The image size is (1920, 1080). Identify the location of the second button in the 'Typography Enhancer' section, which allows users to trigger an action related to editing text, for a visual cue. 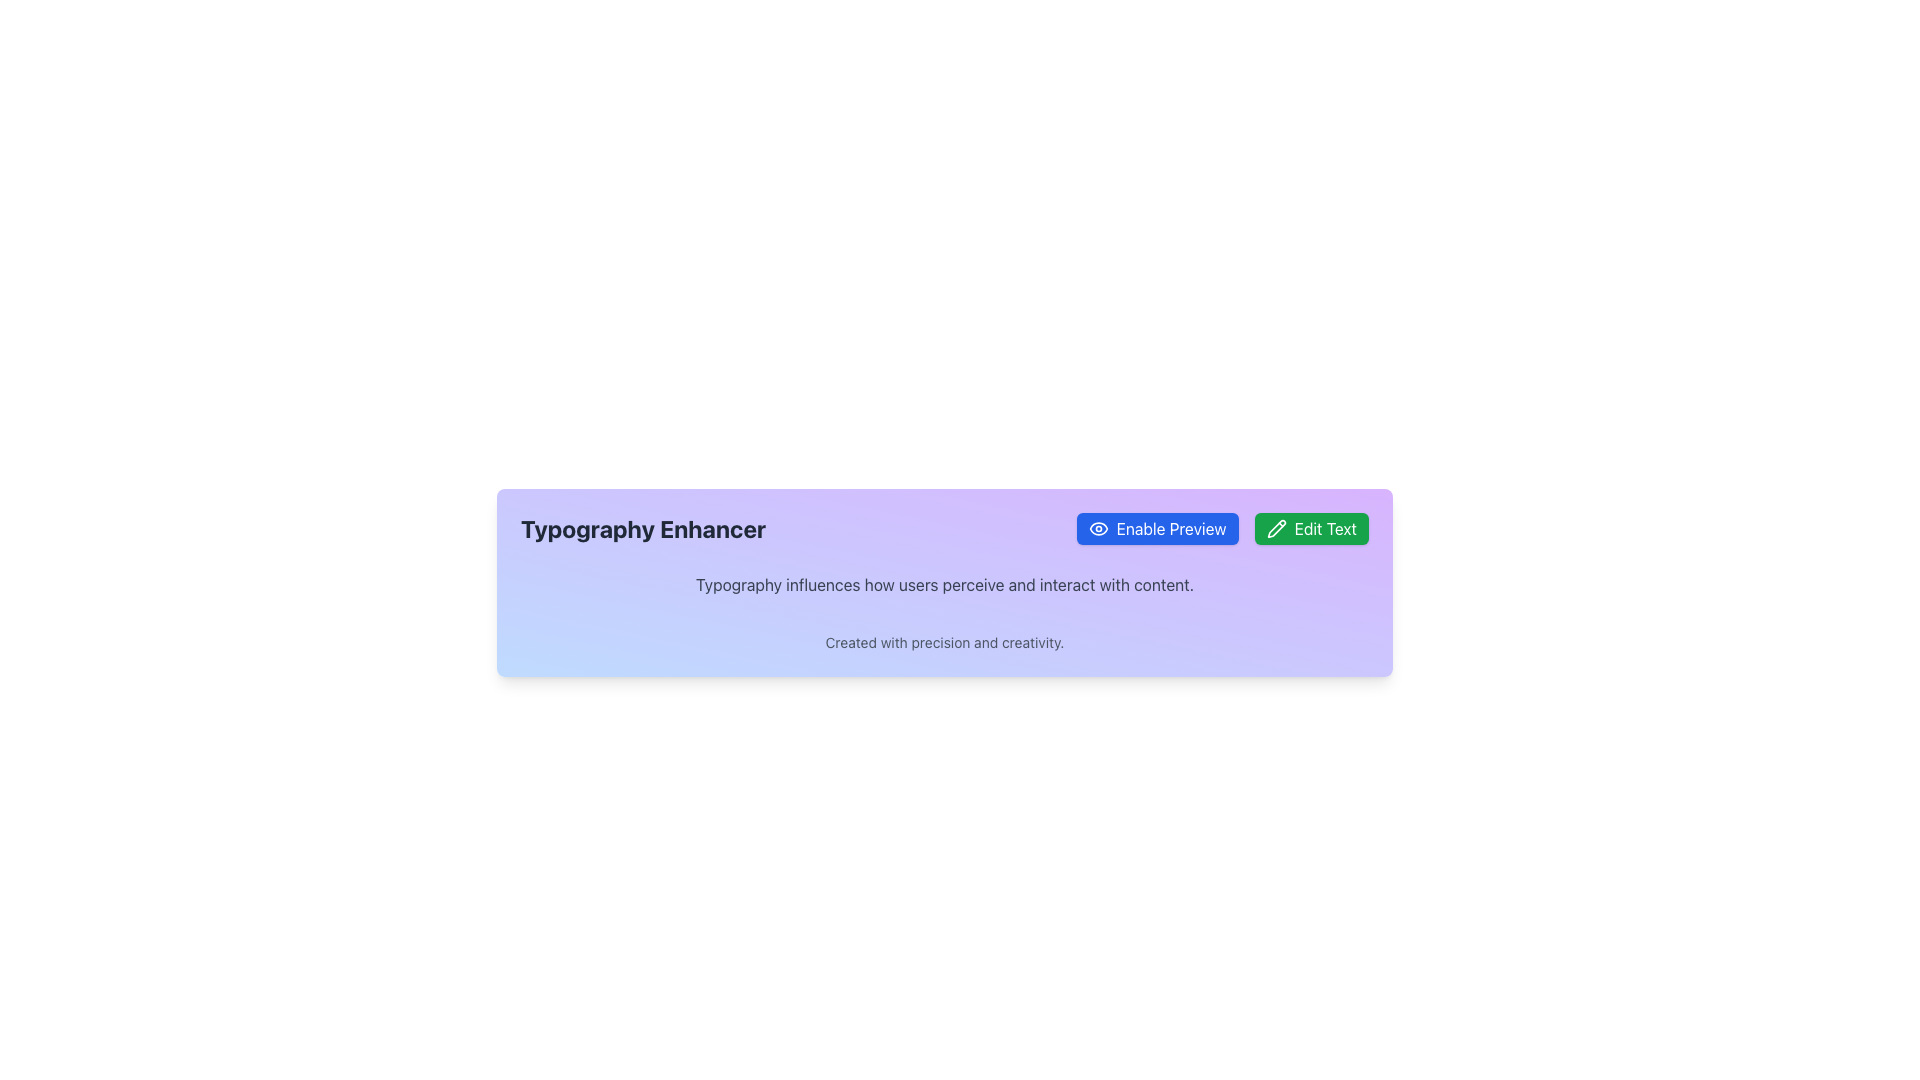
(1311, 527).